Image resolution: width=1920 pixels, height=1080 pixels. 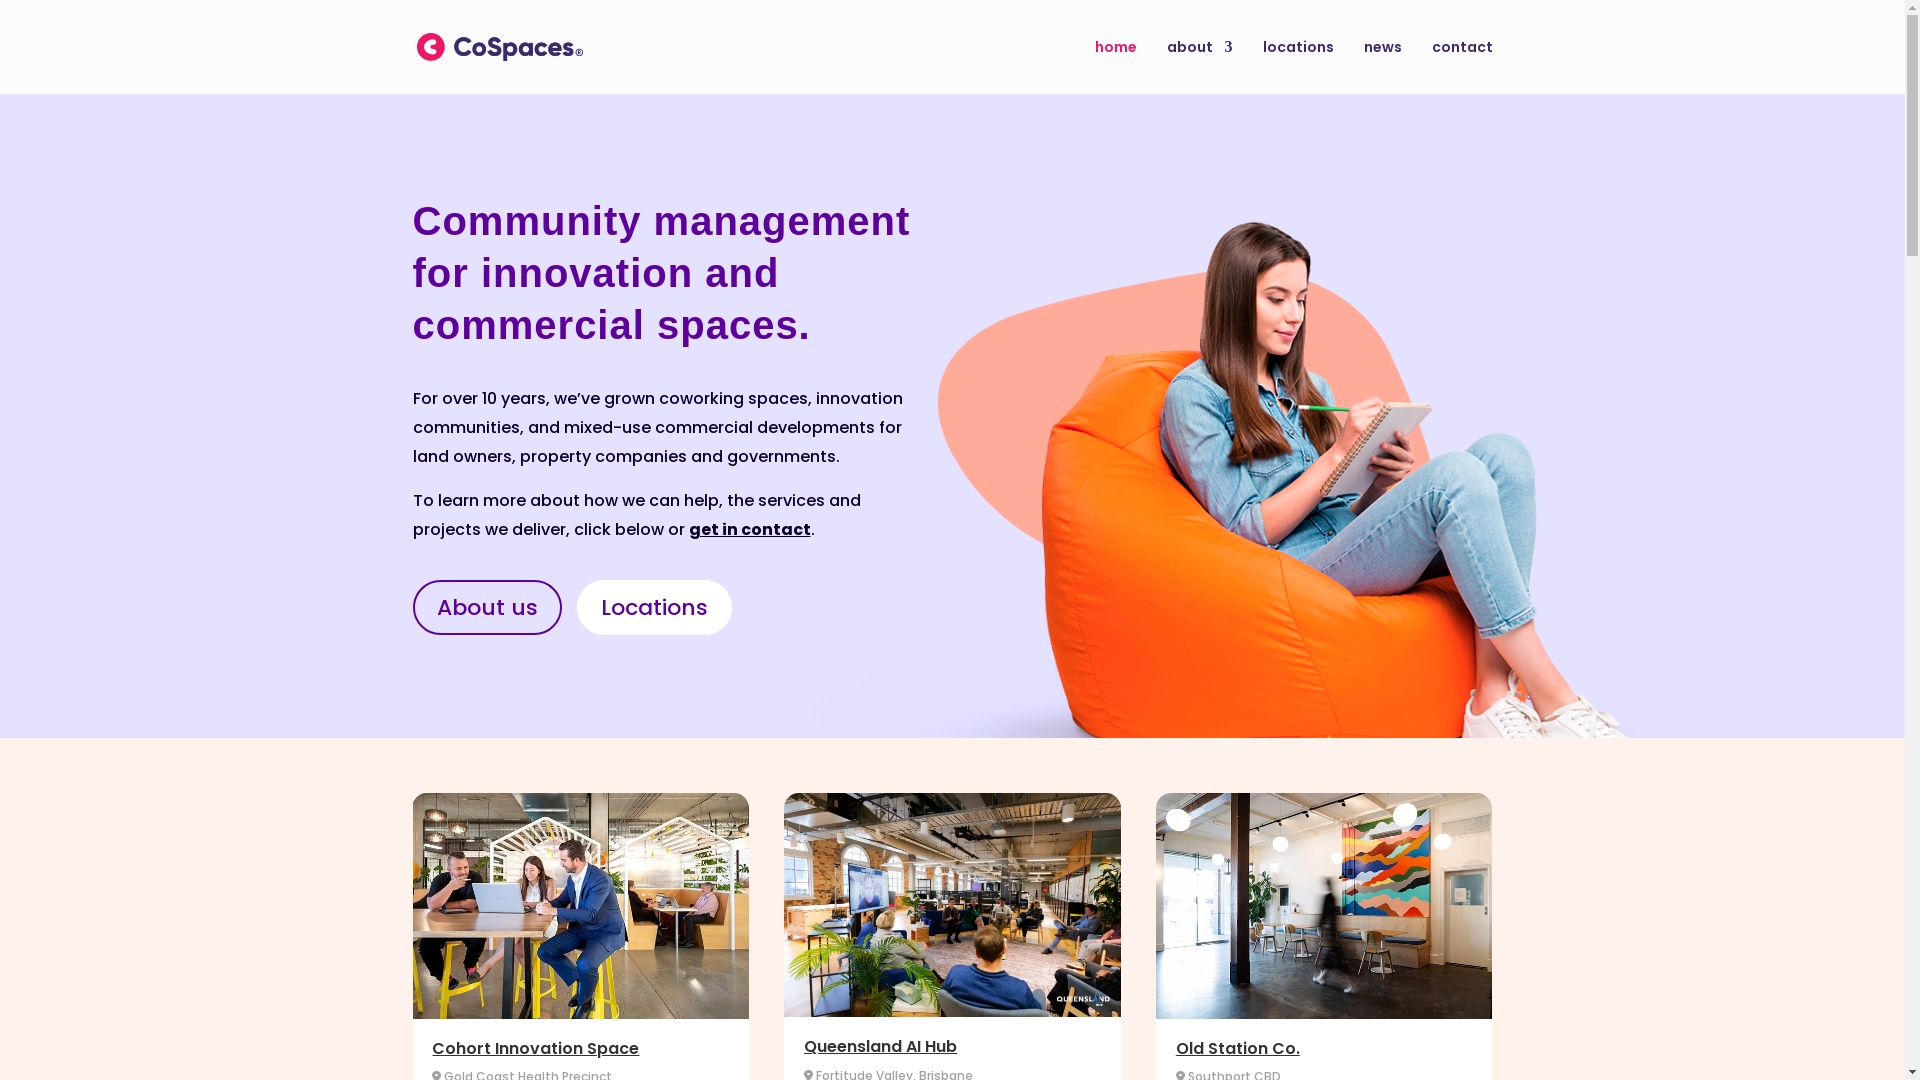 What do you see at coordinates (1381, 65) in the screenshot?
I see `'news'` at bounding box center [1381, 65].